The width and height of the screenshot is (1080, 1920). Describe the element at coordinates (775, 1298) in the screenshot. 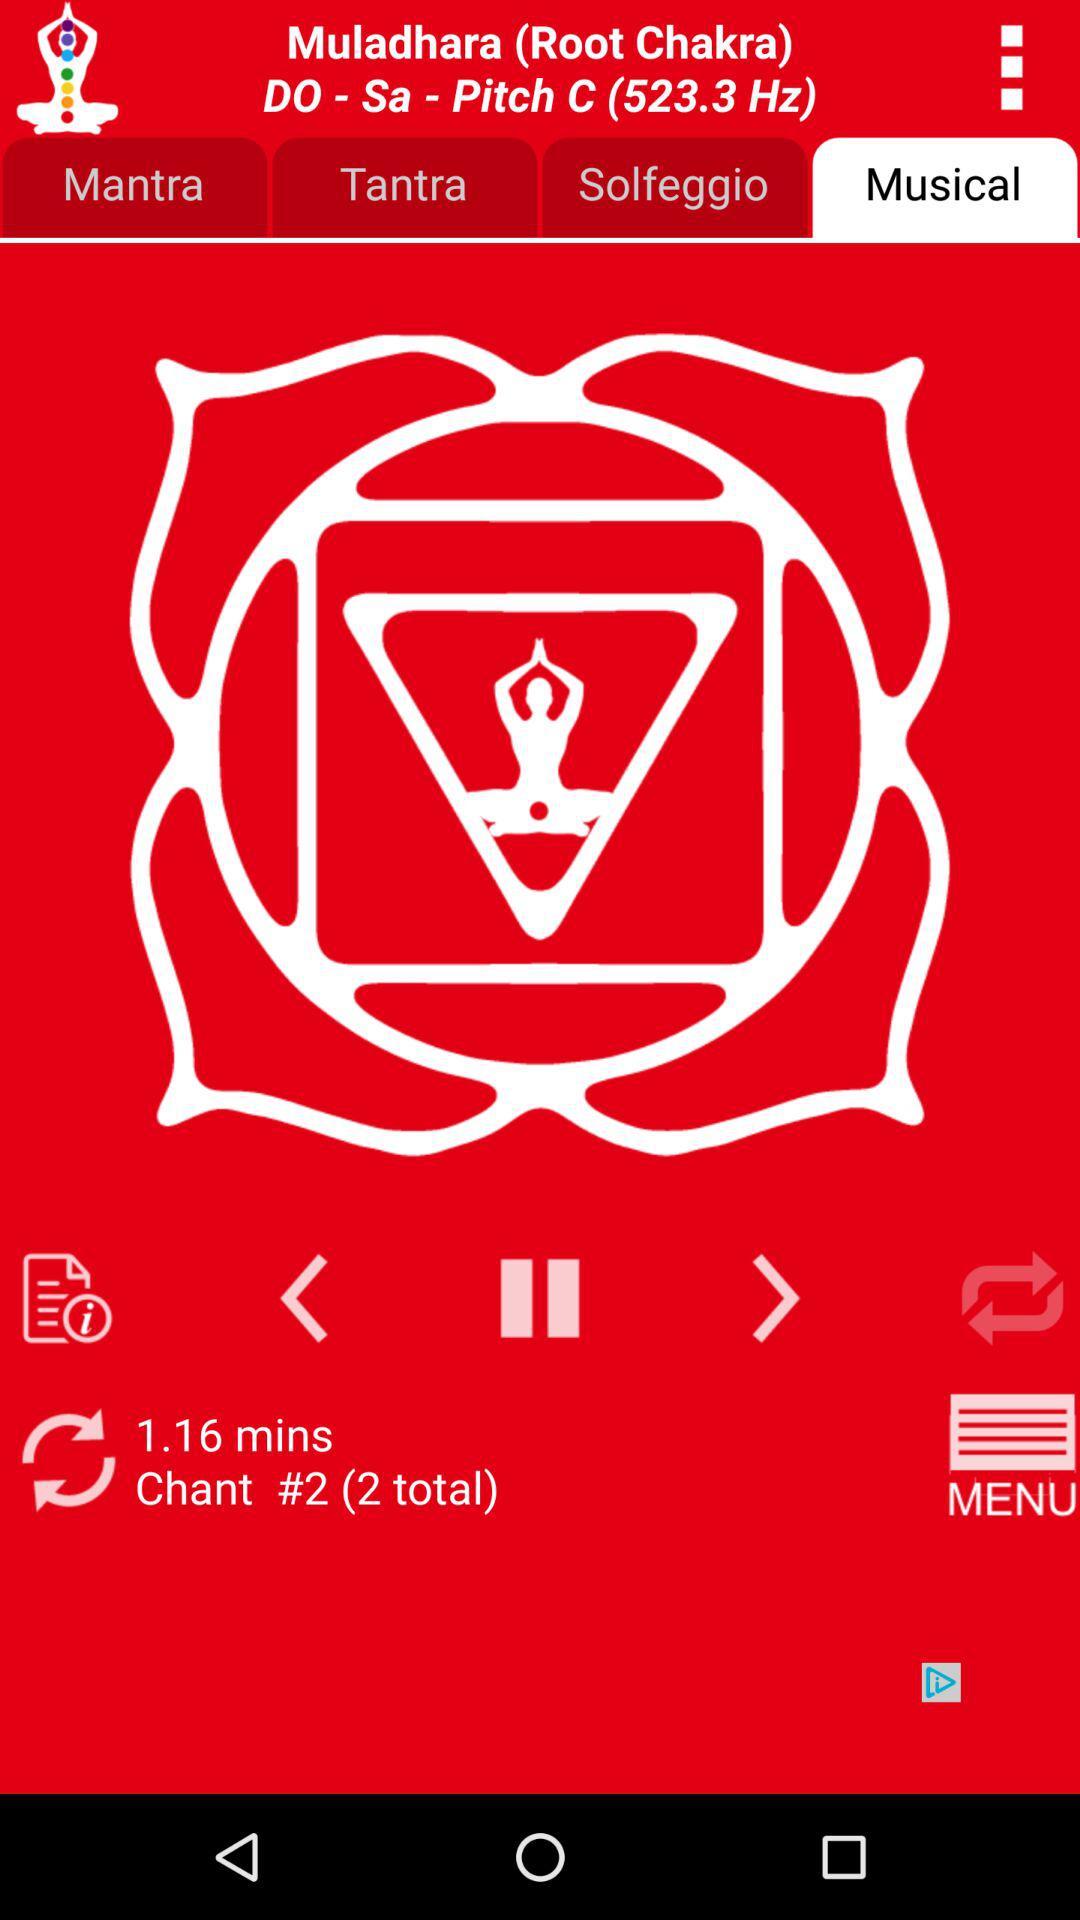

I see `next page` at that location.